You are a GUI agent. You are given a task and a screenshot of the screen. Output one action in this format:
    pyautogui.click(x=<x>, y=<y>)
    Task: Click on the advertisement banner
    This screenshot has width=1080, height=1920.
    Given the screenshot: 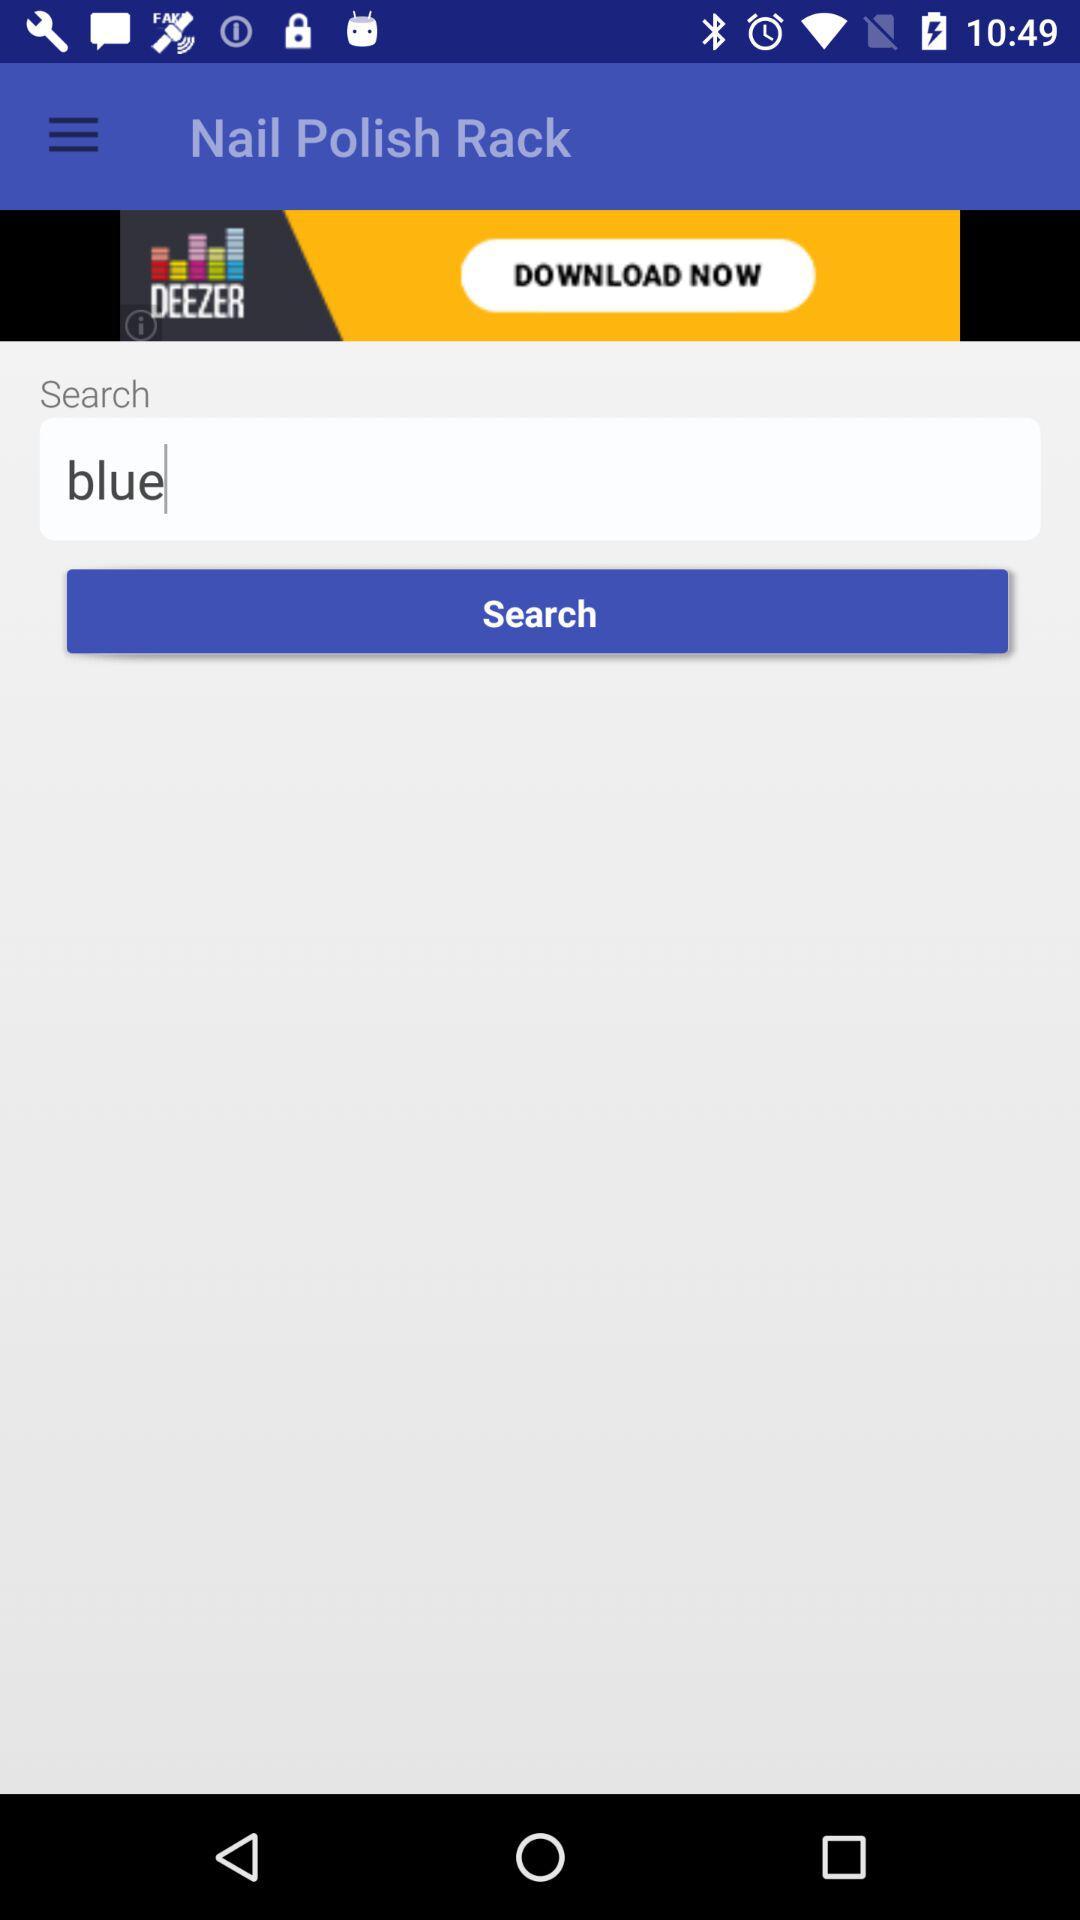 What is the action you would take?
    pyautogui.click(x=540, y=274)
    